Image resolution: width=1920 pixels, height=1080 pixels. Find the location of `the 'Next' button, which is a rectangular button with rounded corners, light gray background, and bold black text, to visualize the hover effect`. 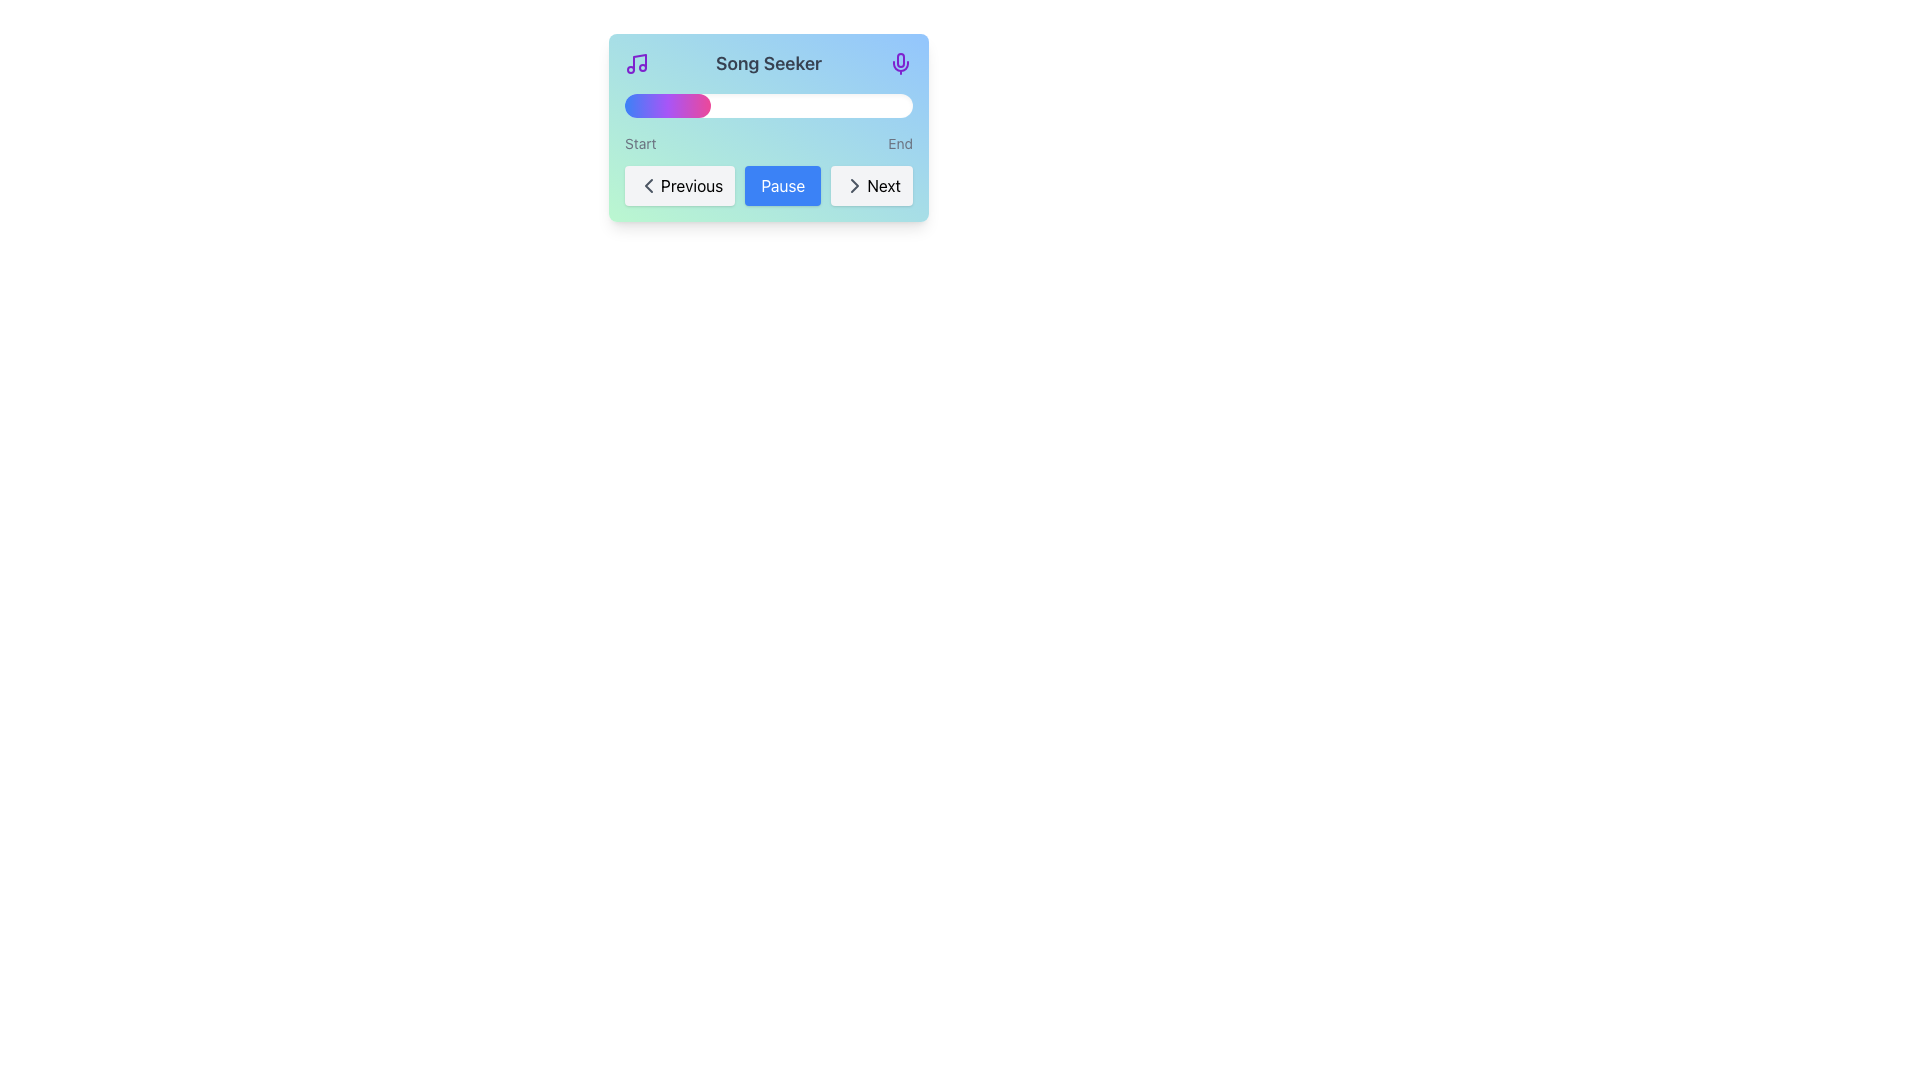

the 'Next' button, which is a rectangular button with rounded corners, light gray background, and bold black text, to visualize the hover effect is located at coordinates (872, 185).